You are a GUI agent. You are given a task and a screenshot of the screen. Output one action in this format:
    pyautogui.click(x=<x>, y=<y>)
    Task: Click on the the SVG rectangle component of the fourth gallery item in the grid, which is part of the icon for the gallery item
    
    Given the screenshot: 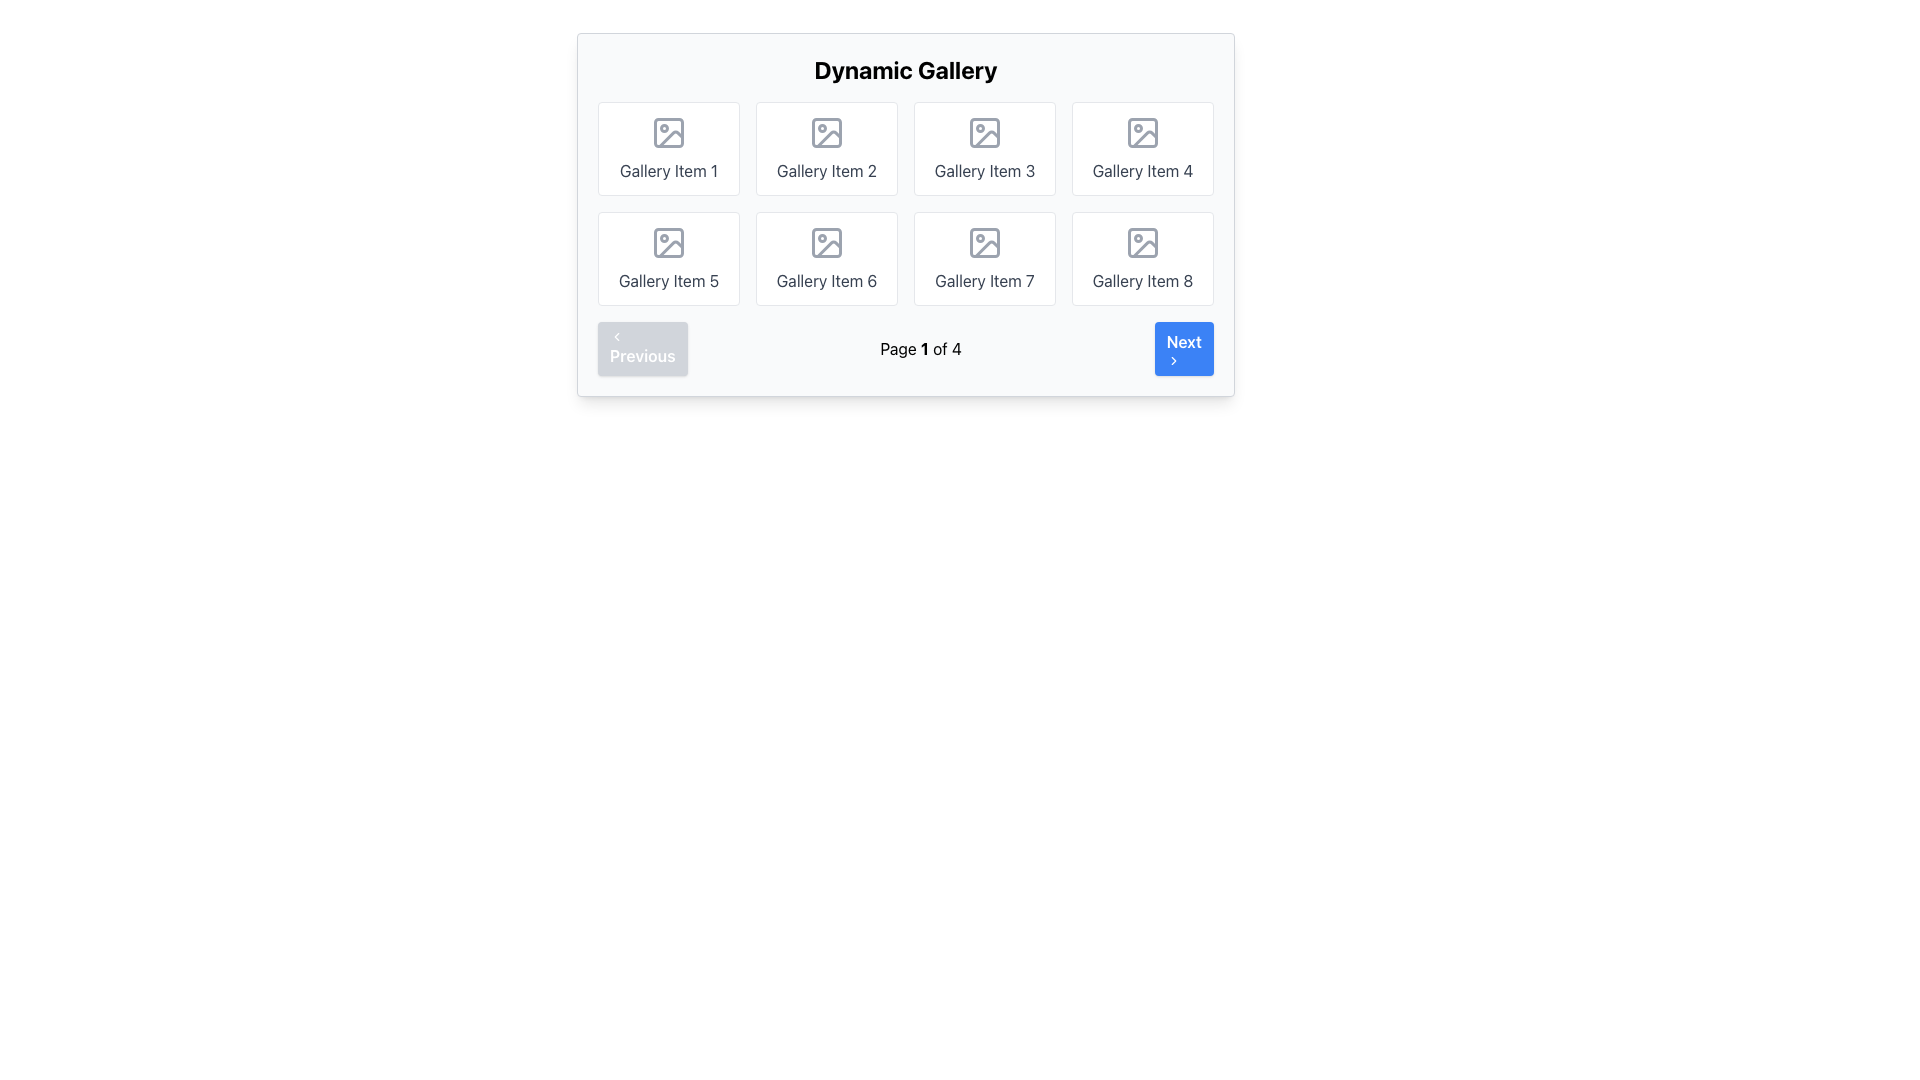 What is the action you would take?
    pyautogui.click(x=1142, y=132)
    